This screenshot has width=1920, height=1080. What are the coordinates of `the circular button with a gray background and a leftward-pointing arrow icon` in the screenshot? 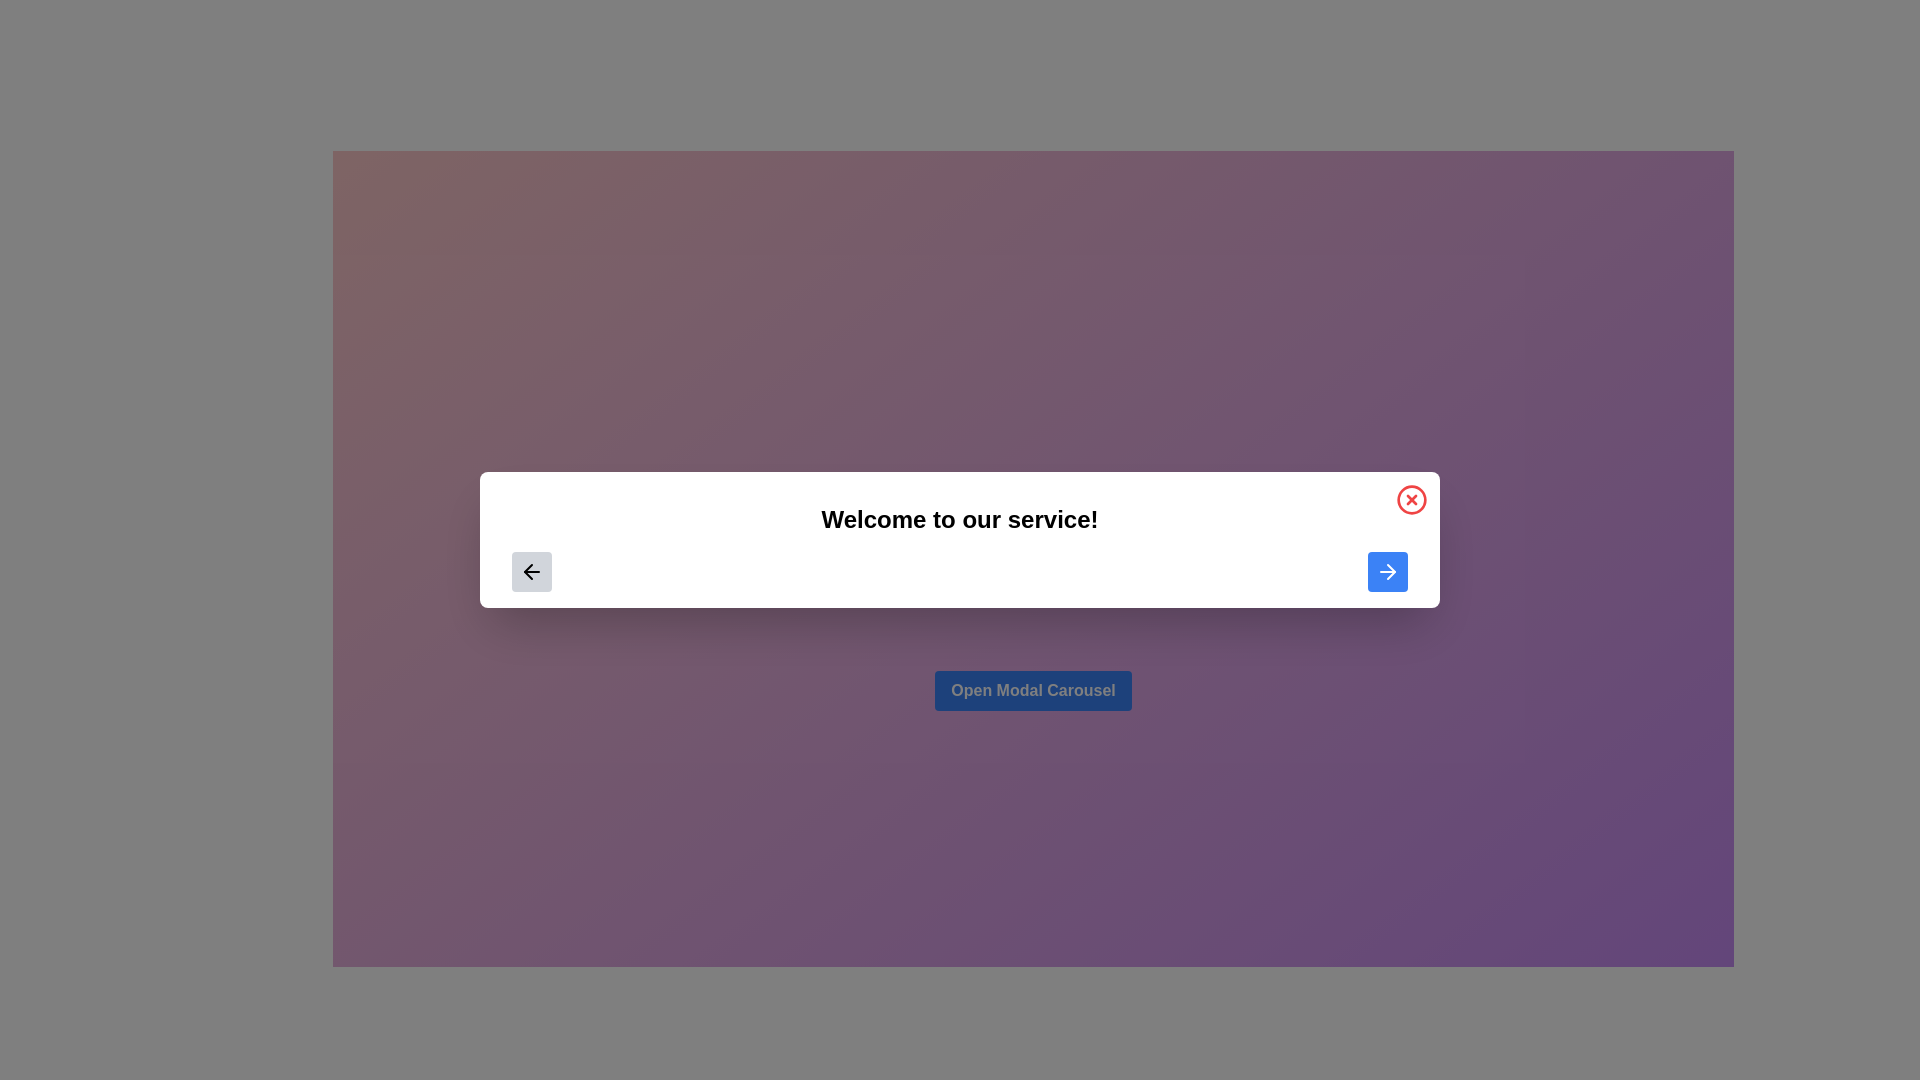 It's located at (532, 571).